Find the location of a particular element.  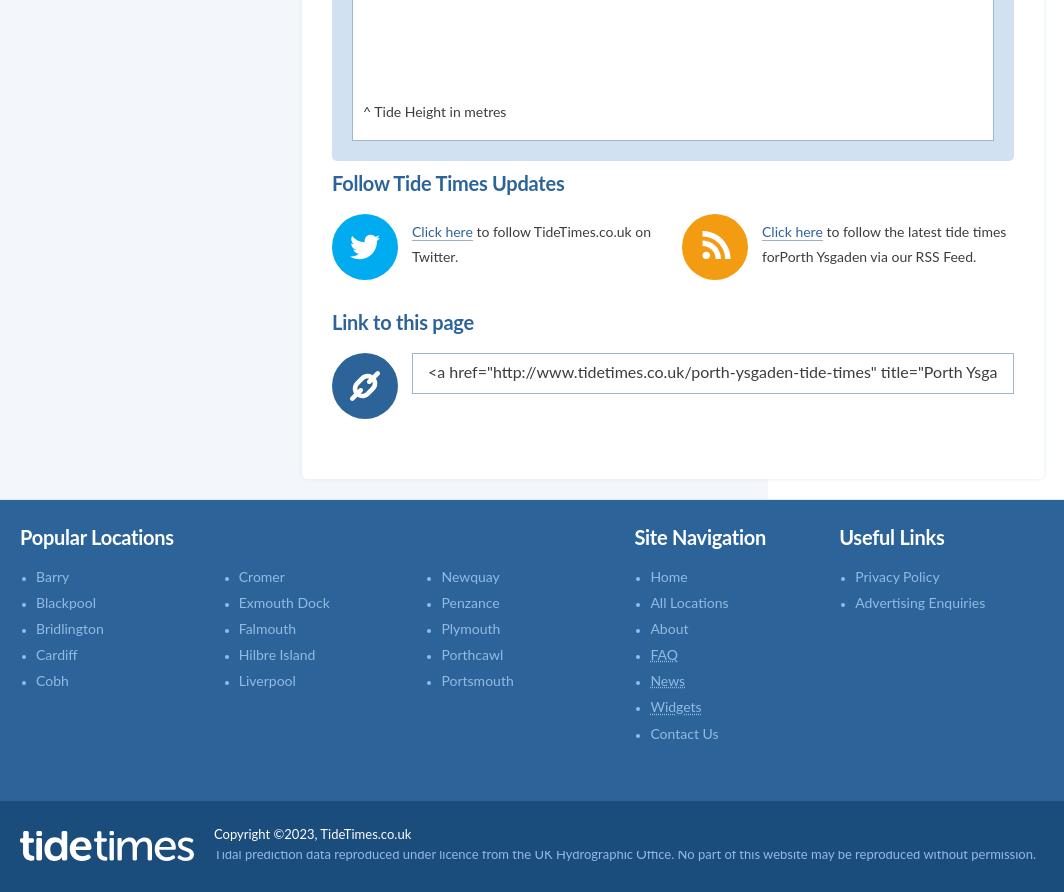

'Liverpool' is located at coordinates (266, 682).